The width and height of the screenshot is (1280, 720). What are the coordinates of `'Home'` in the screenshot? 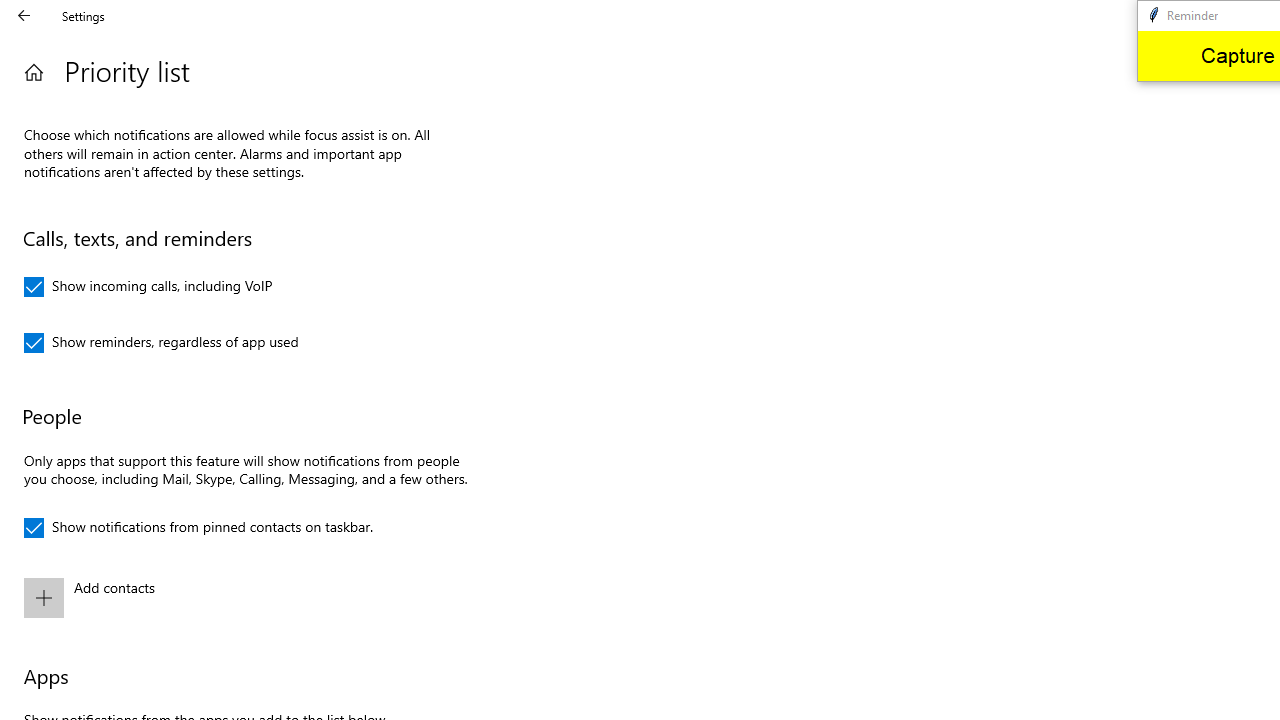 It's located at (33, 71).